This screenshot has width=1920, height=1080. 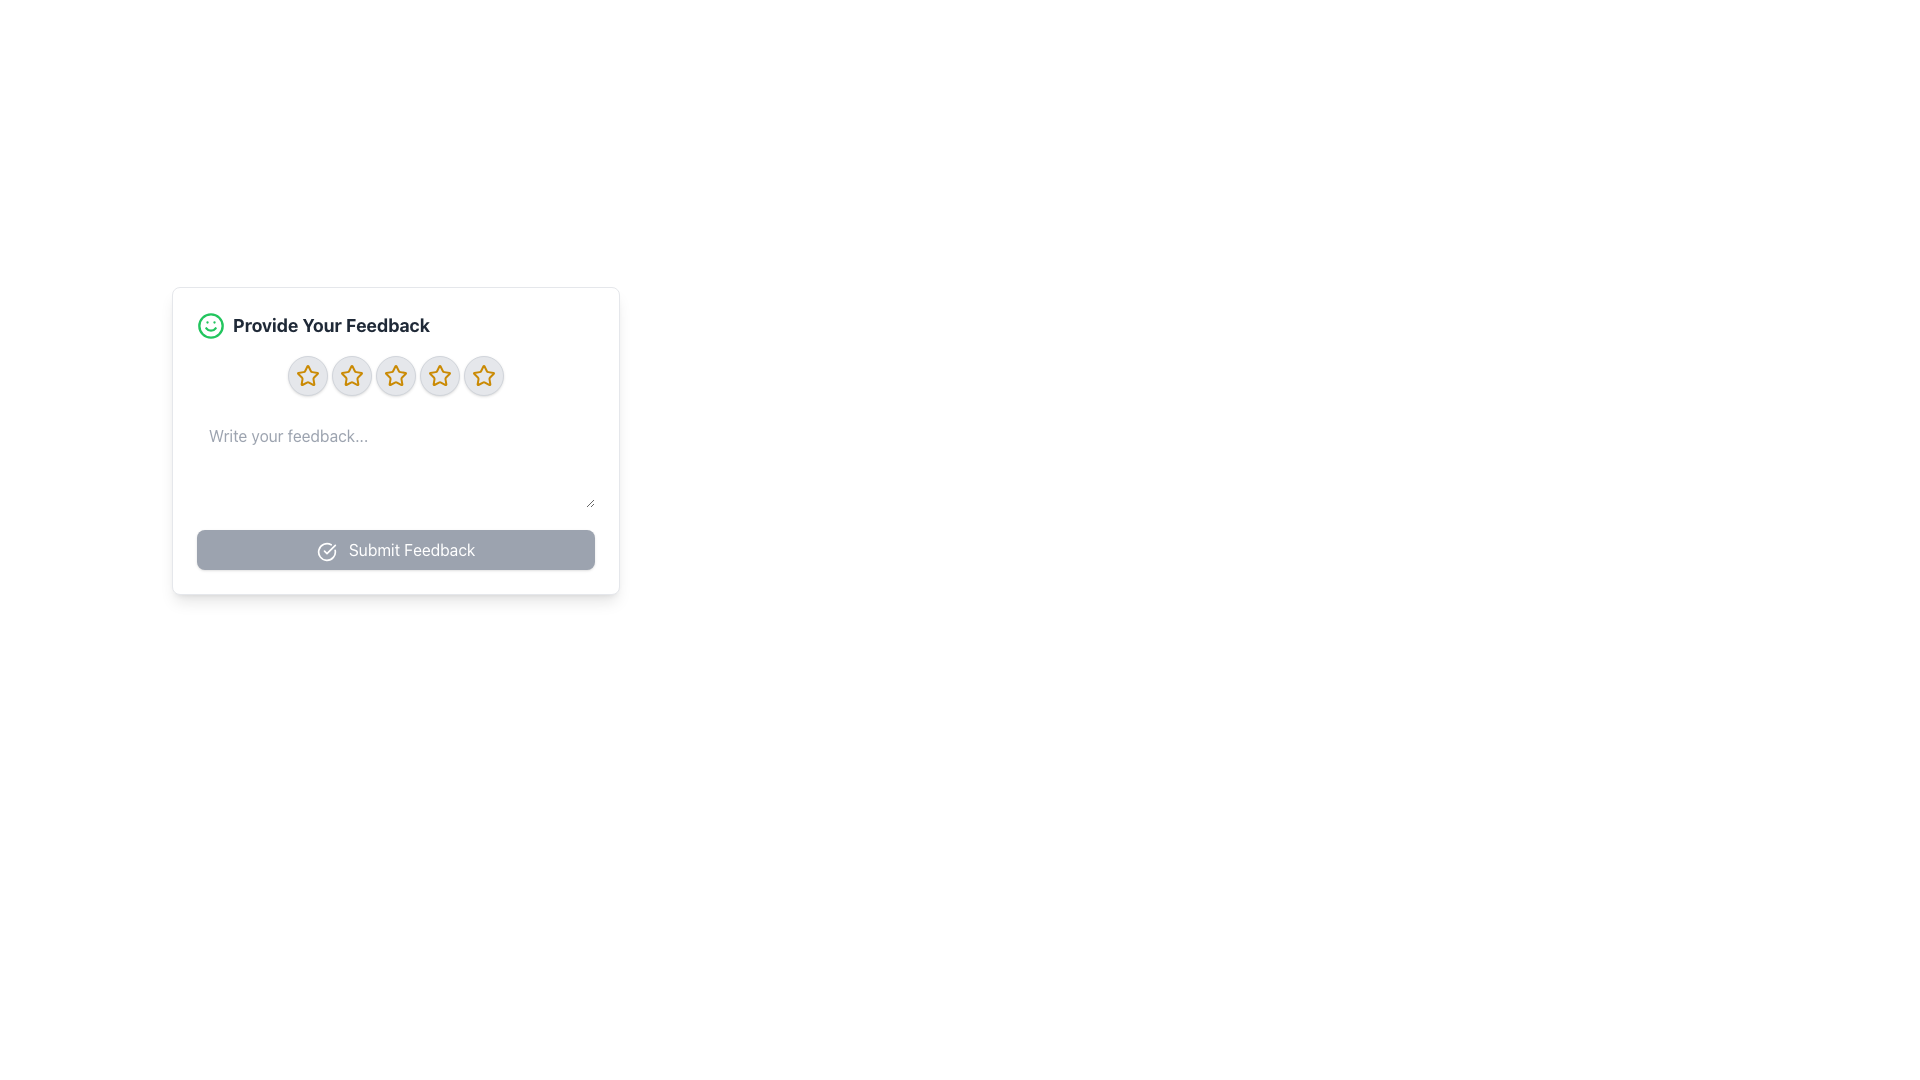 What do you see at coordinates (306, 375) in the screenshot?
I see `the first star-shaped icon, which is yellow and outlined, as part of the overall rating display in the feedback provision form` at bounding box center [306, 375].